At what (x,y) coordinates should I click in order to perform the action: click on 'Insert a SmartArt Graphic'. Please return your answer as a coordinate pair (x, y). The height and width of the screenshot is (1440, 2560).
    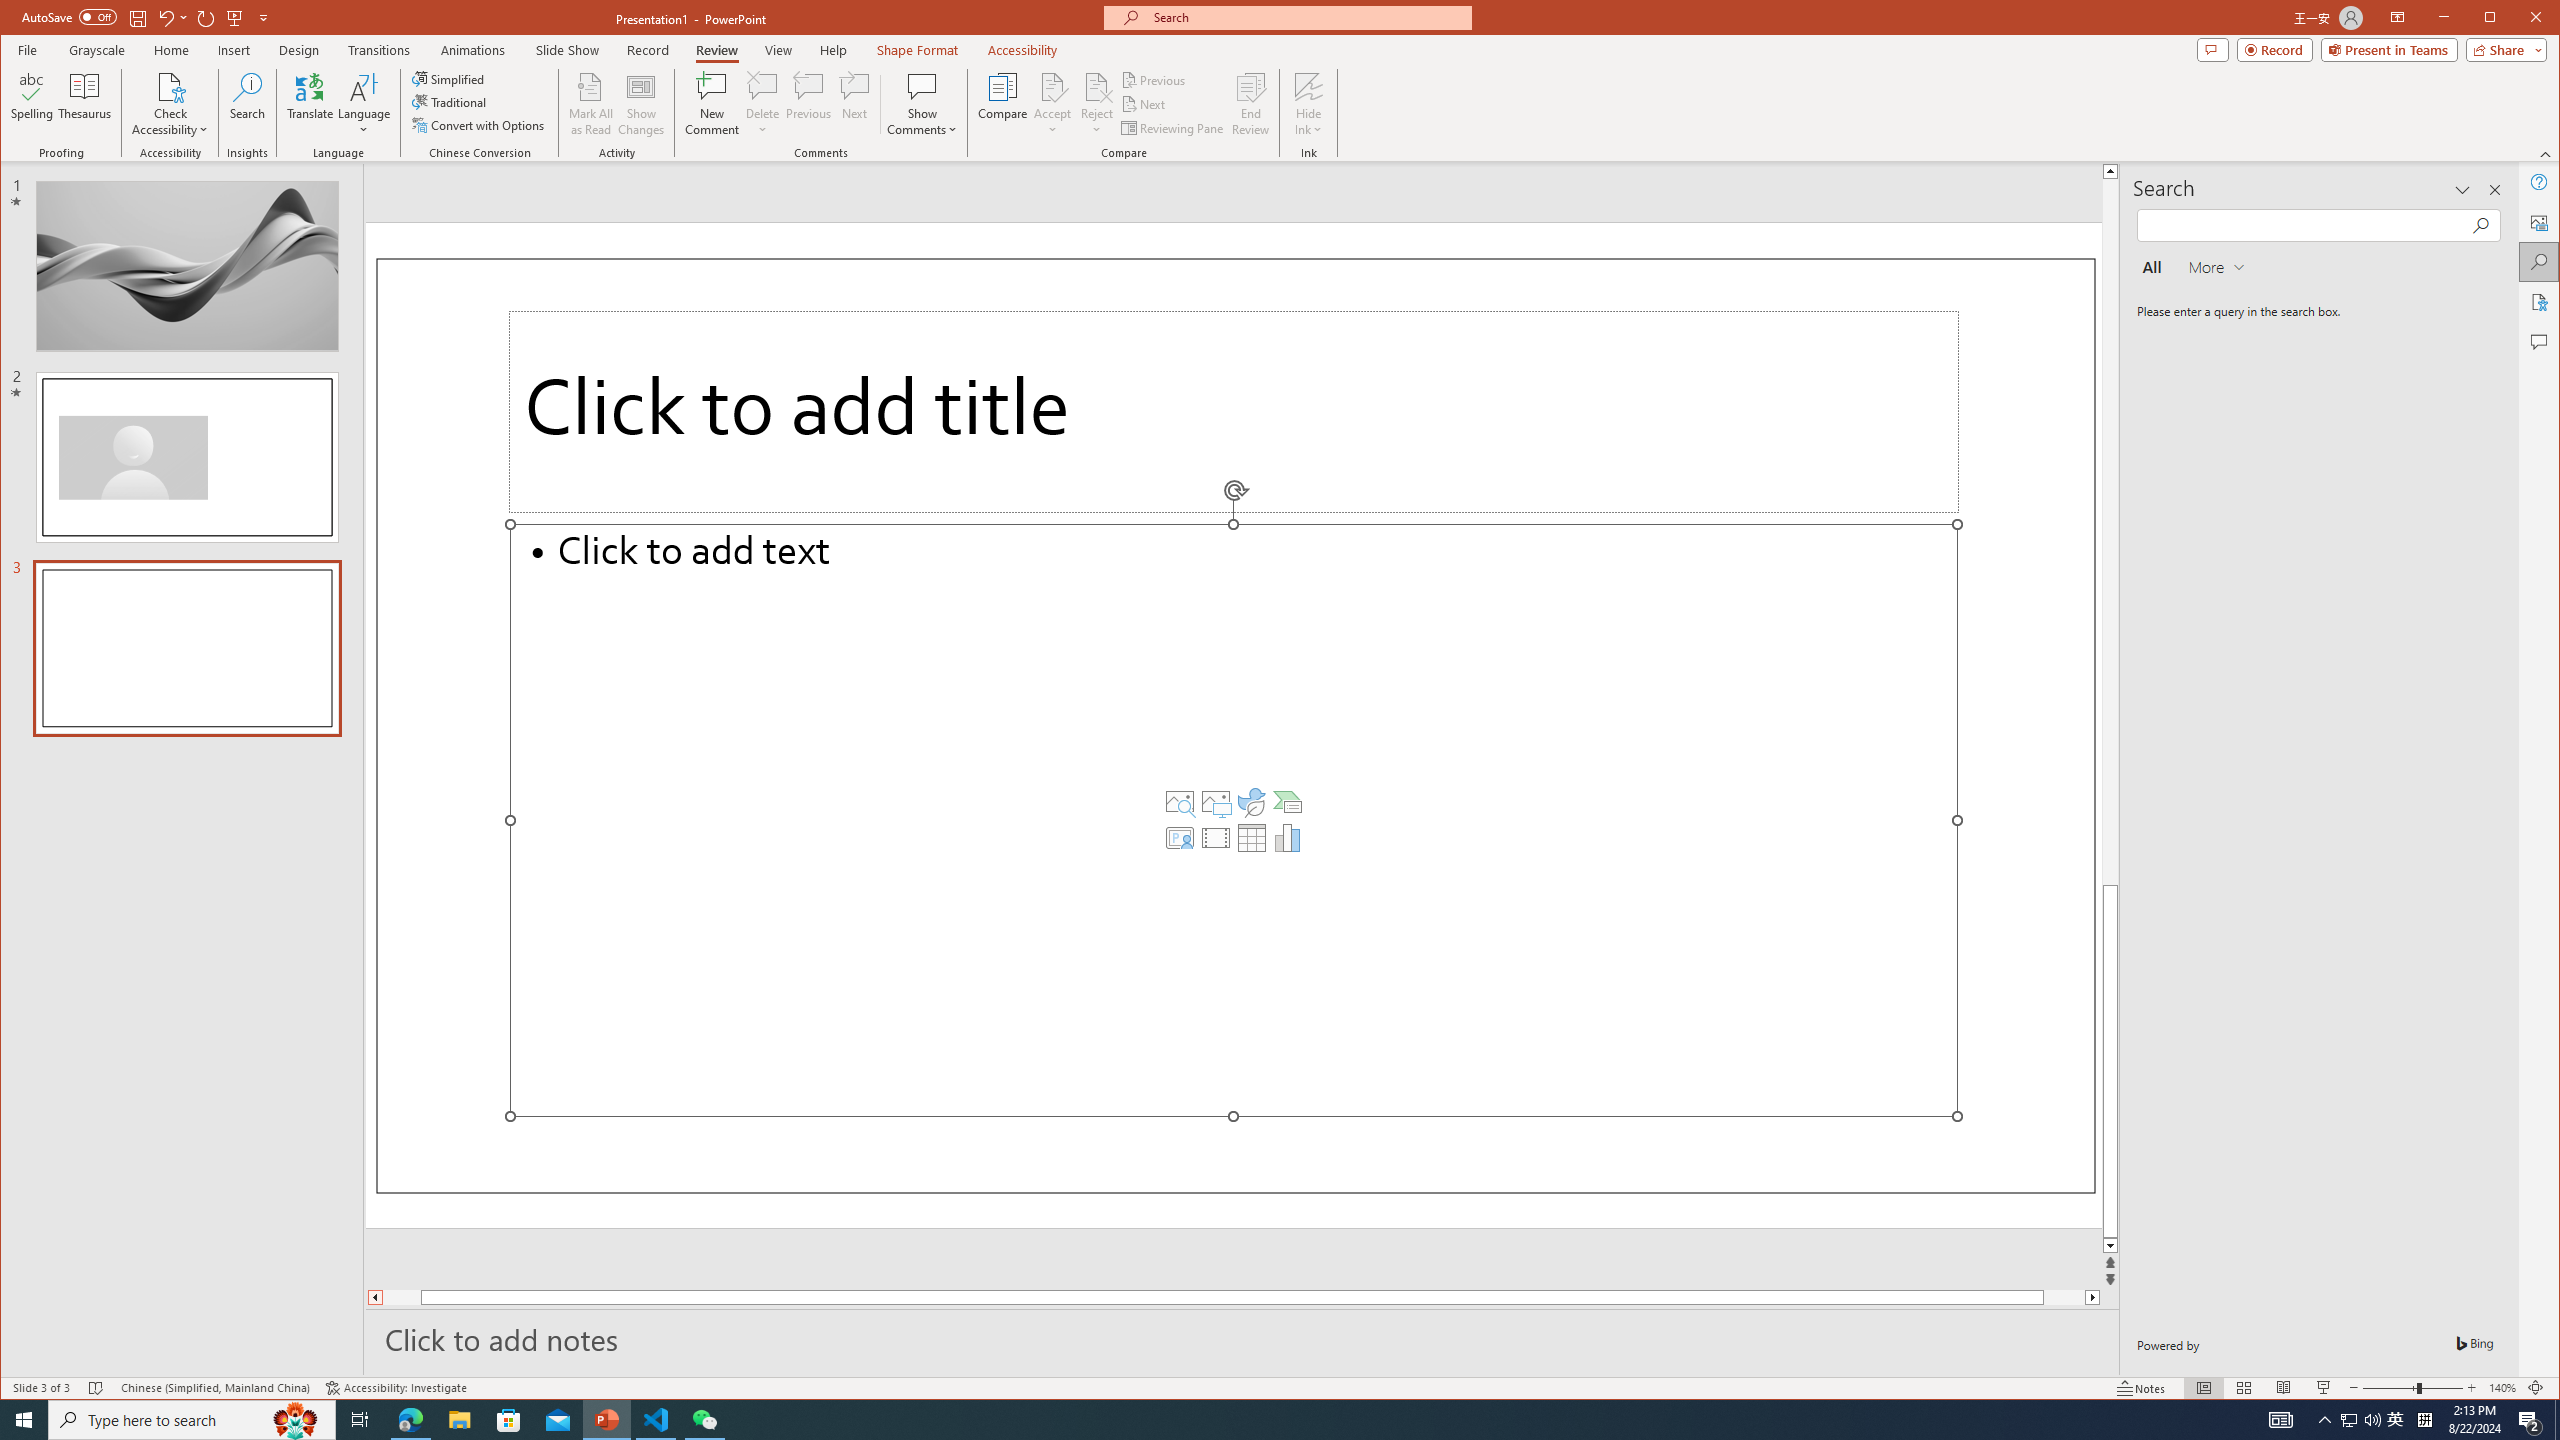
    Looking at the image, I should click on (1287, 801).